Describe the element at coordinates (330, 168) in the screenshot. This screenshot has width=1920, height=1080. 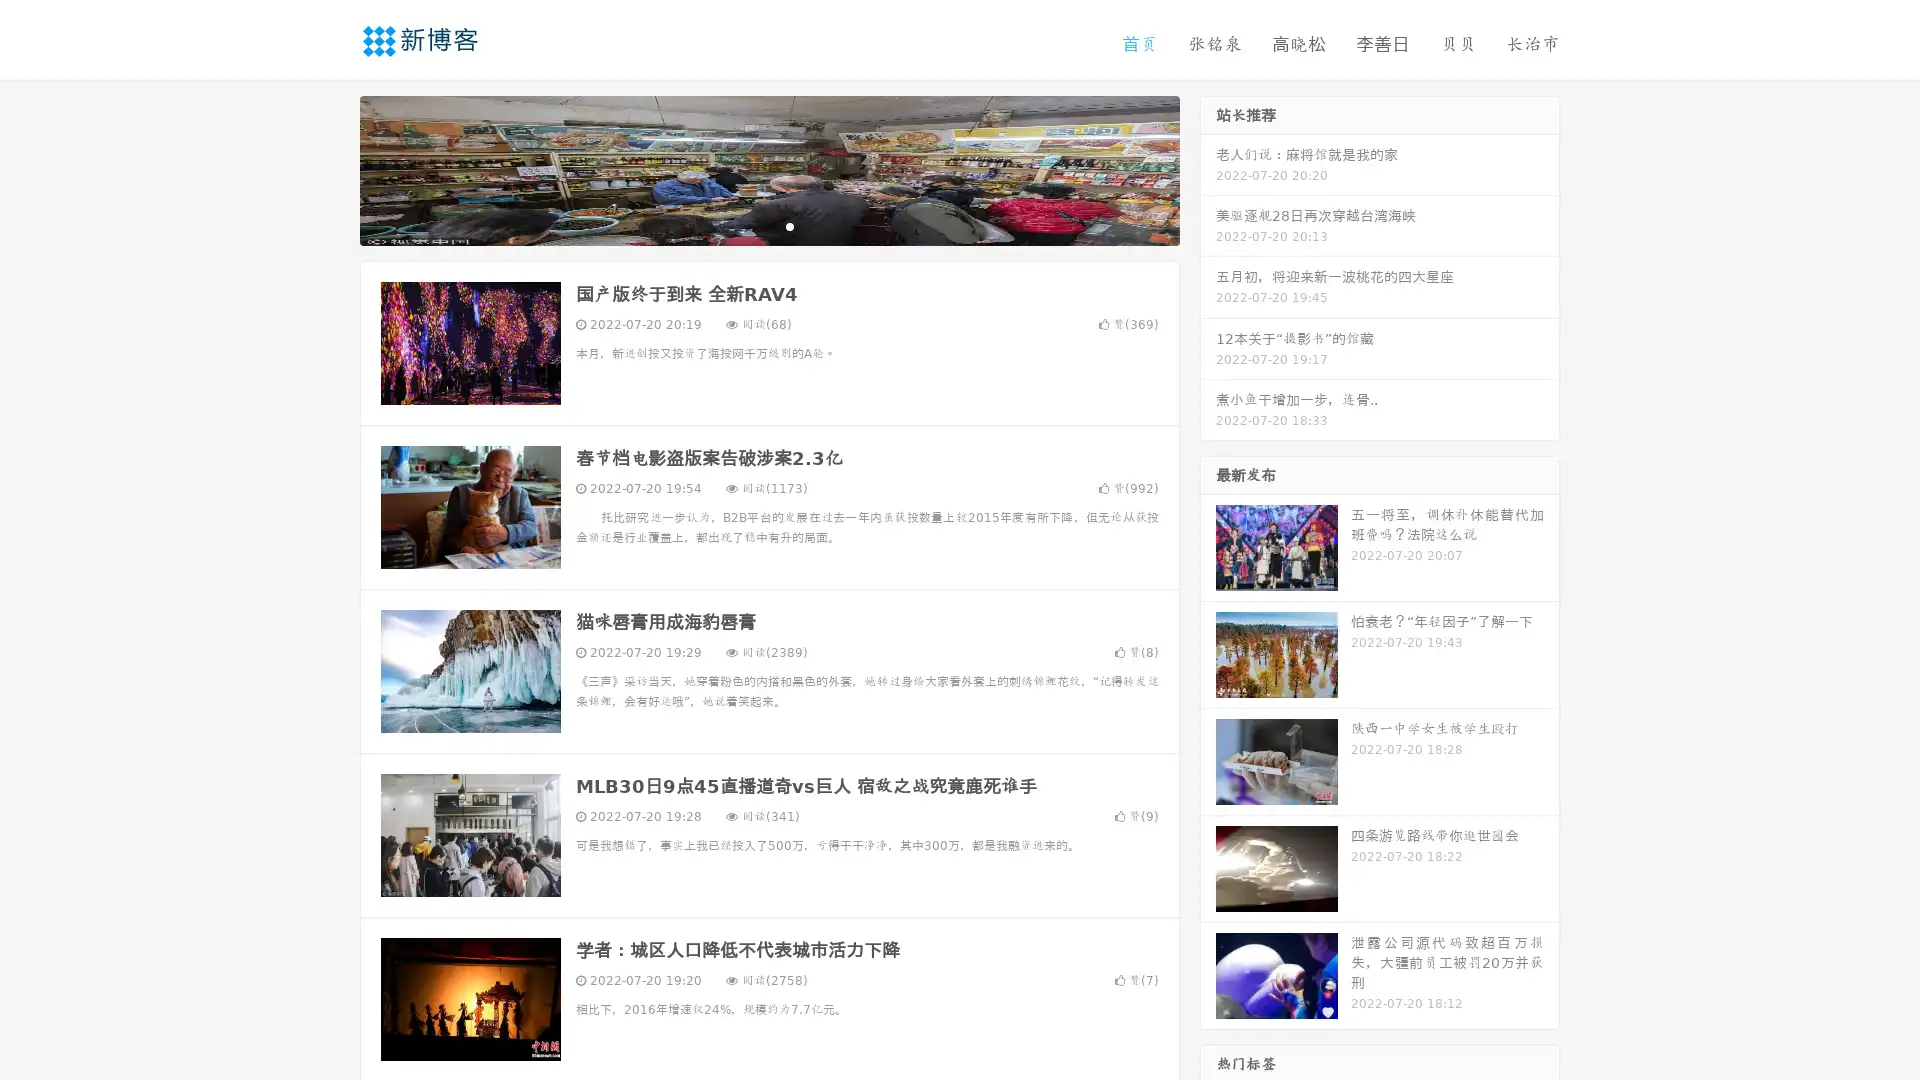
I see `Previous slide` at that location.